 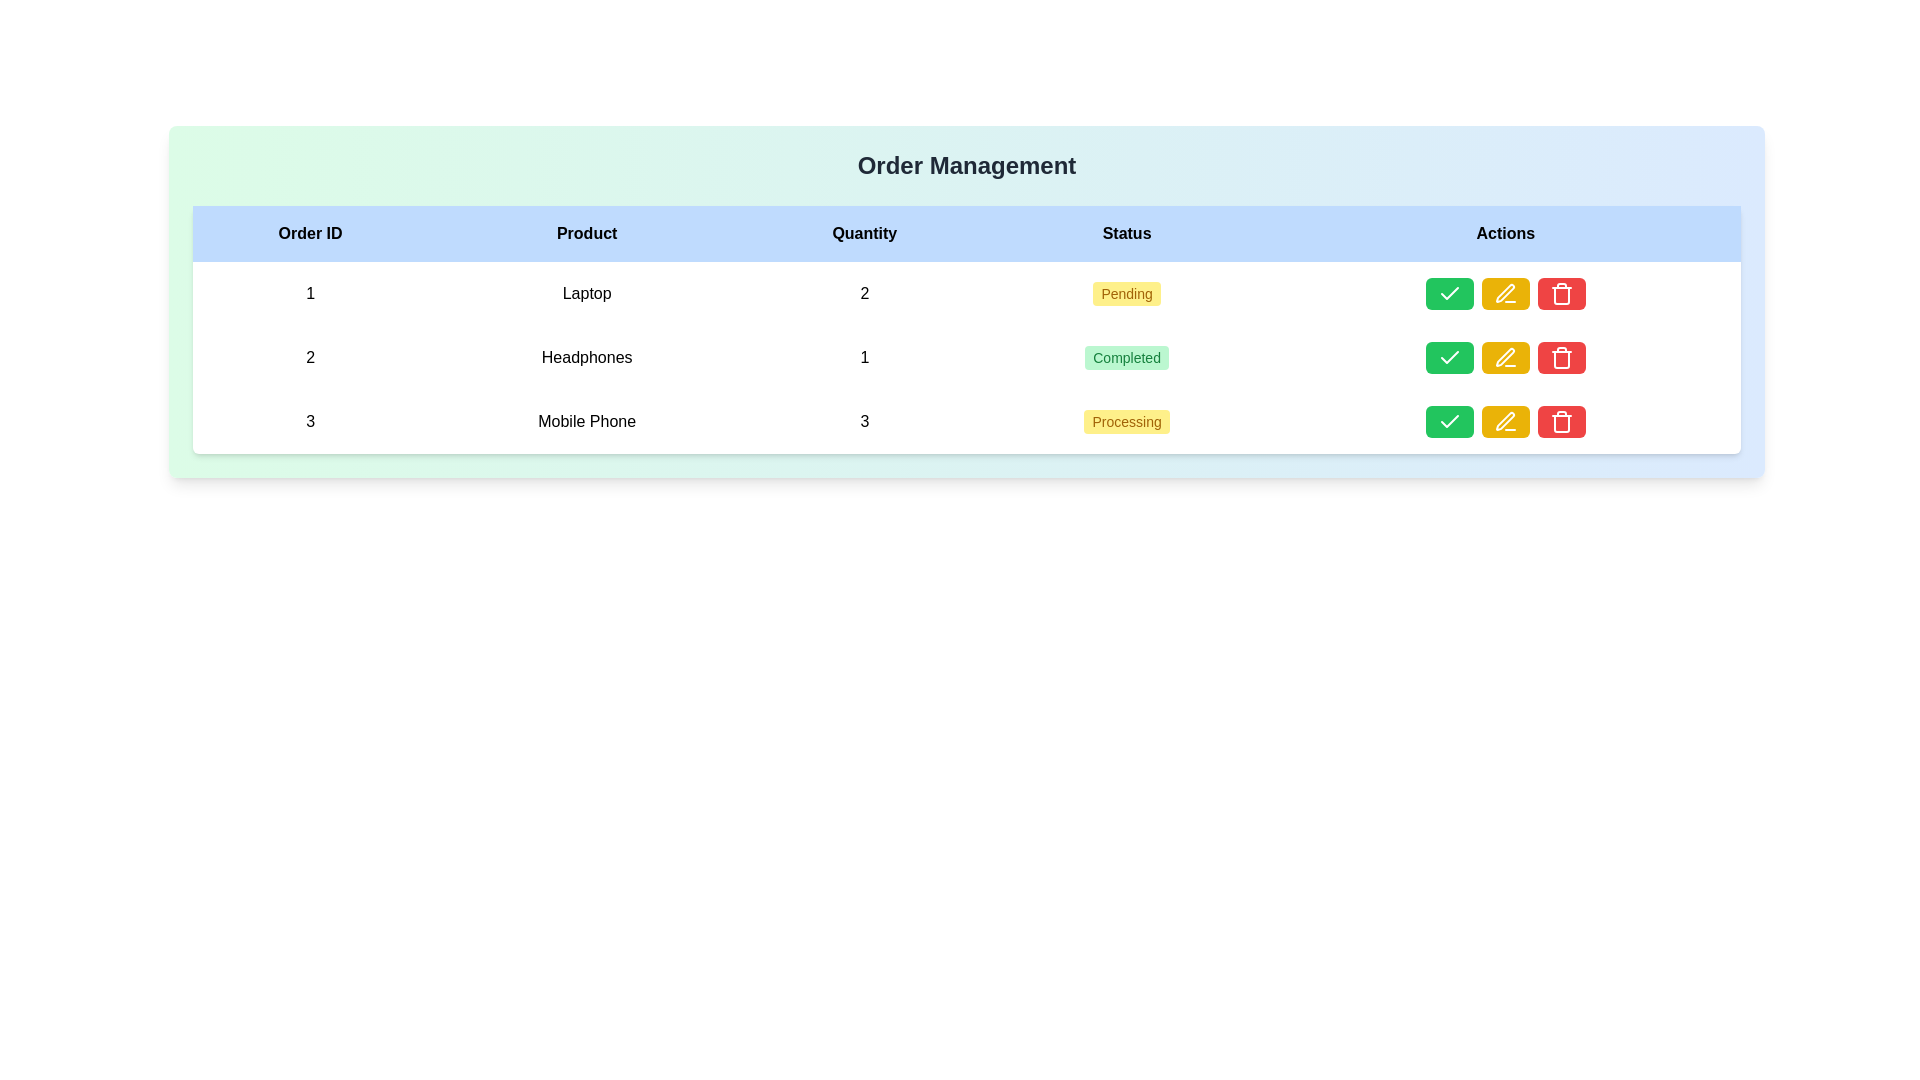 What do you see at coordinates (1449, 293) in the screenshot?
I see `the checkmark icon in the Actions column of the second row to confirm the action` at bounding box center [1449, 293].